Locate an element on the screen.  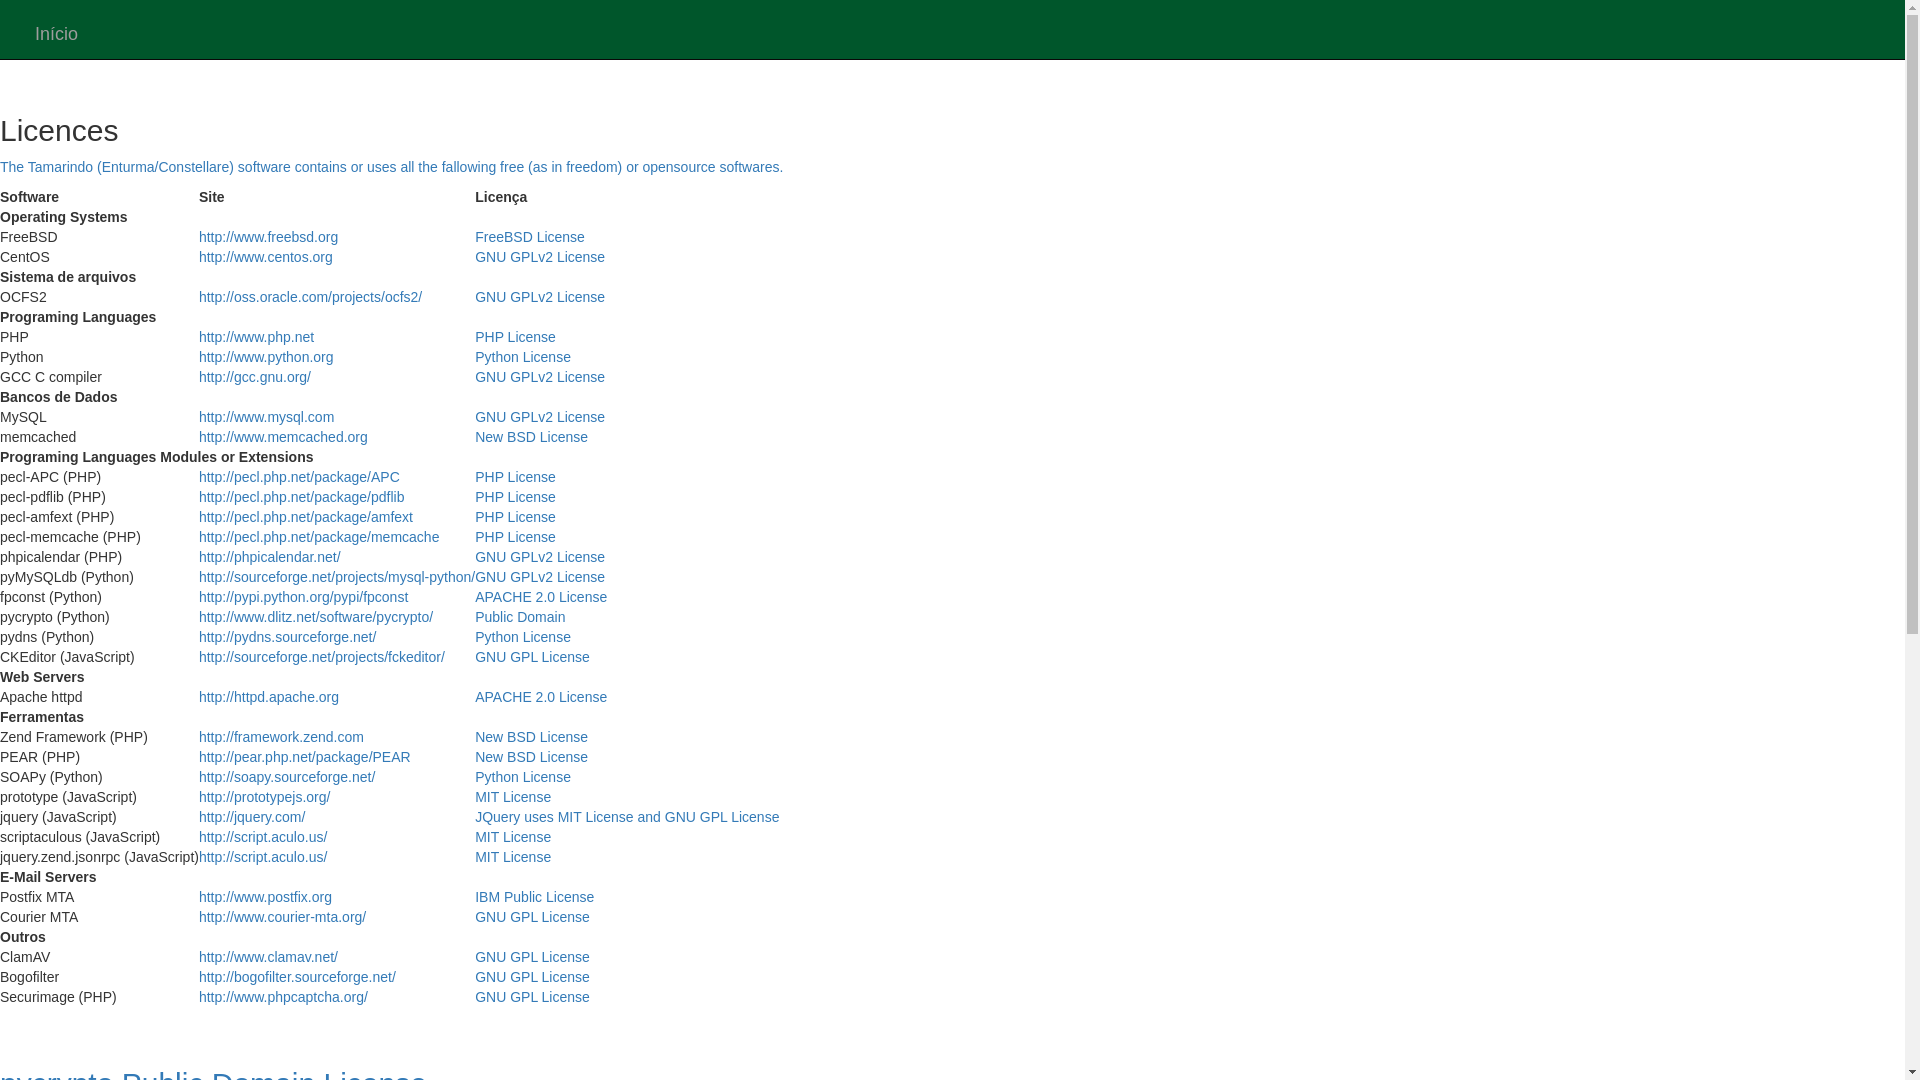
'http://soapy.sourceforge.net/' is located at coordinates (286, 775).